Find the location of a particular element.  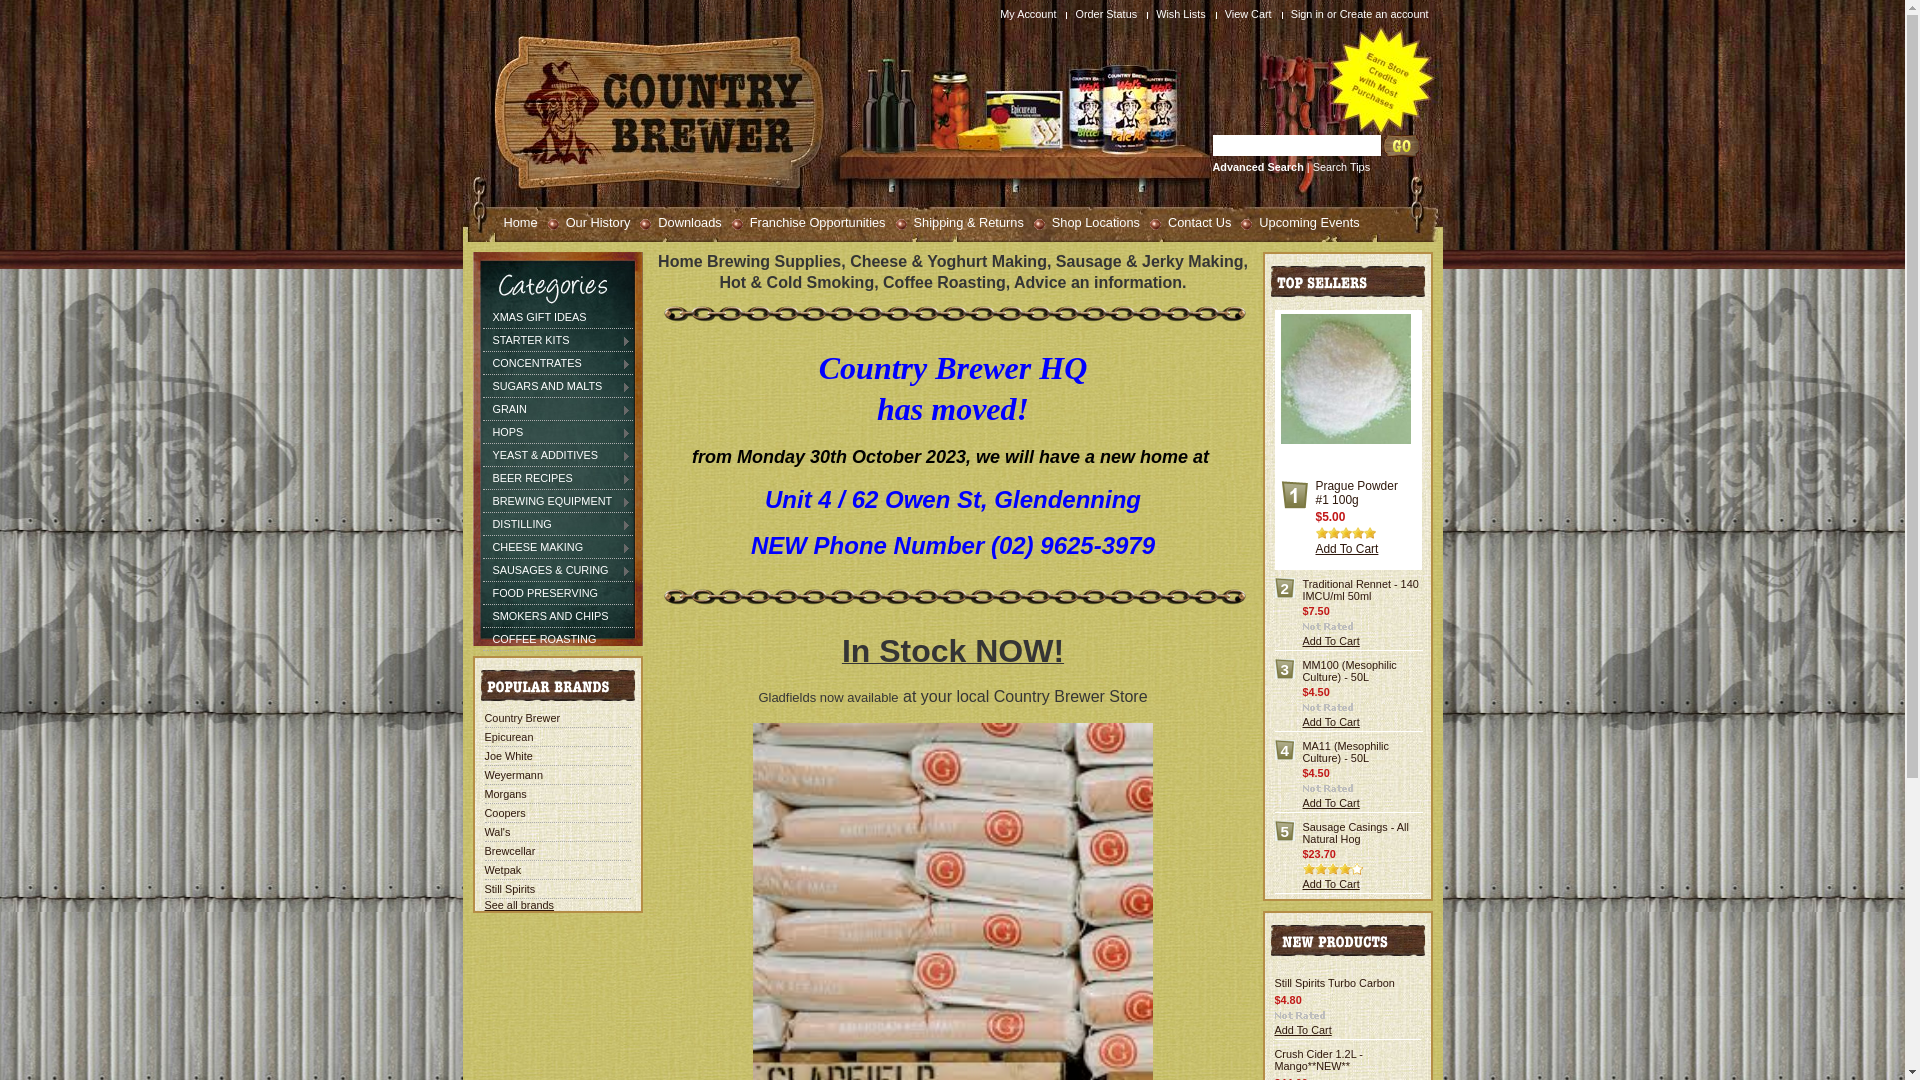

'Contact Us' is located at coordinates (1190, 221).